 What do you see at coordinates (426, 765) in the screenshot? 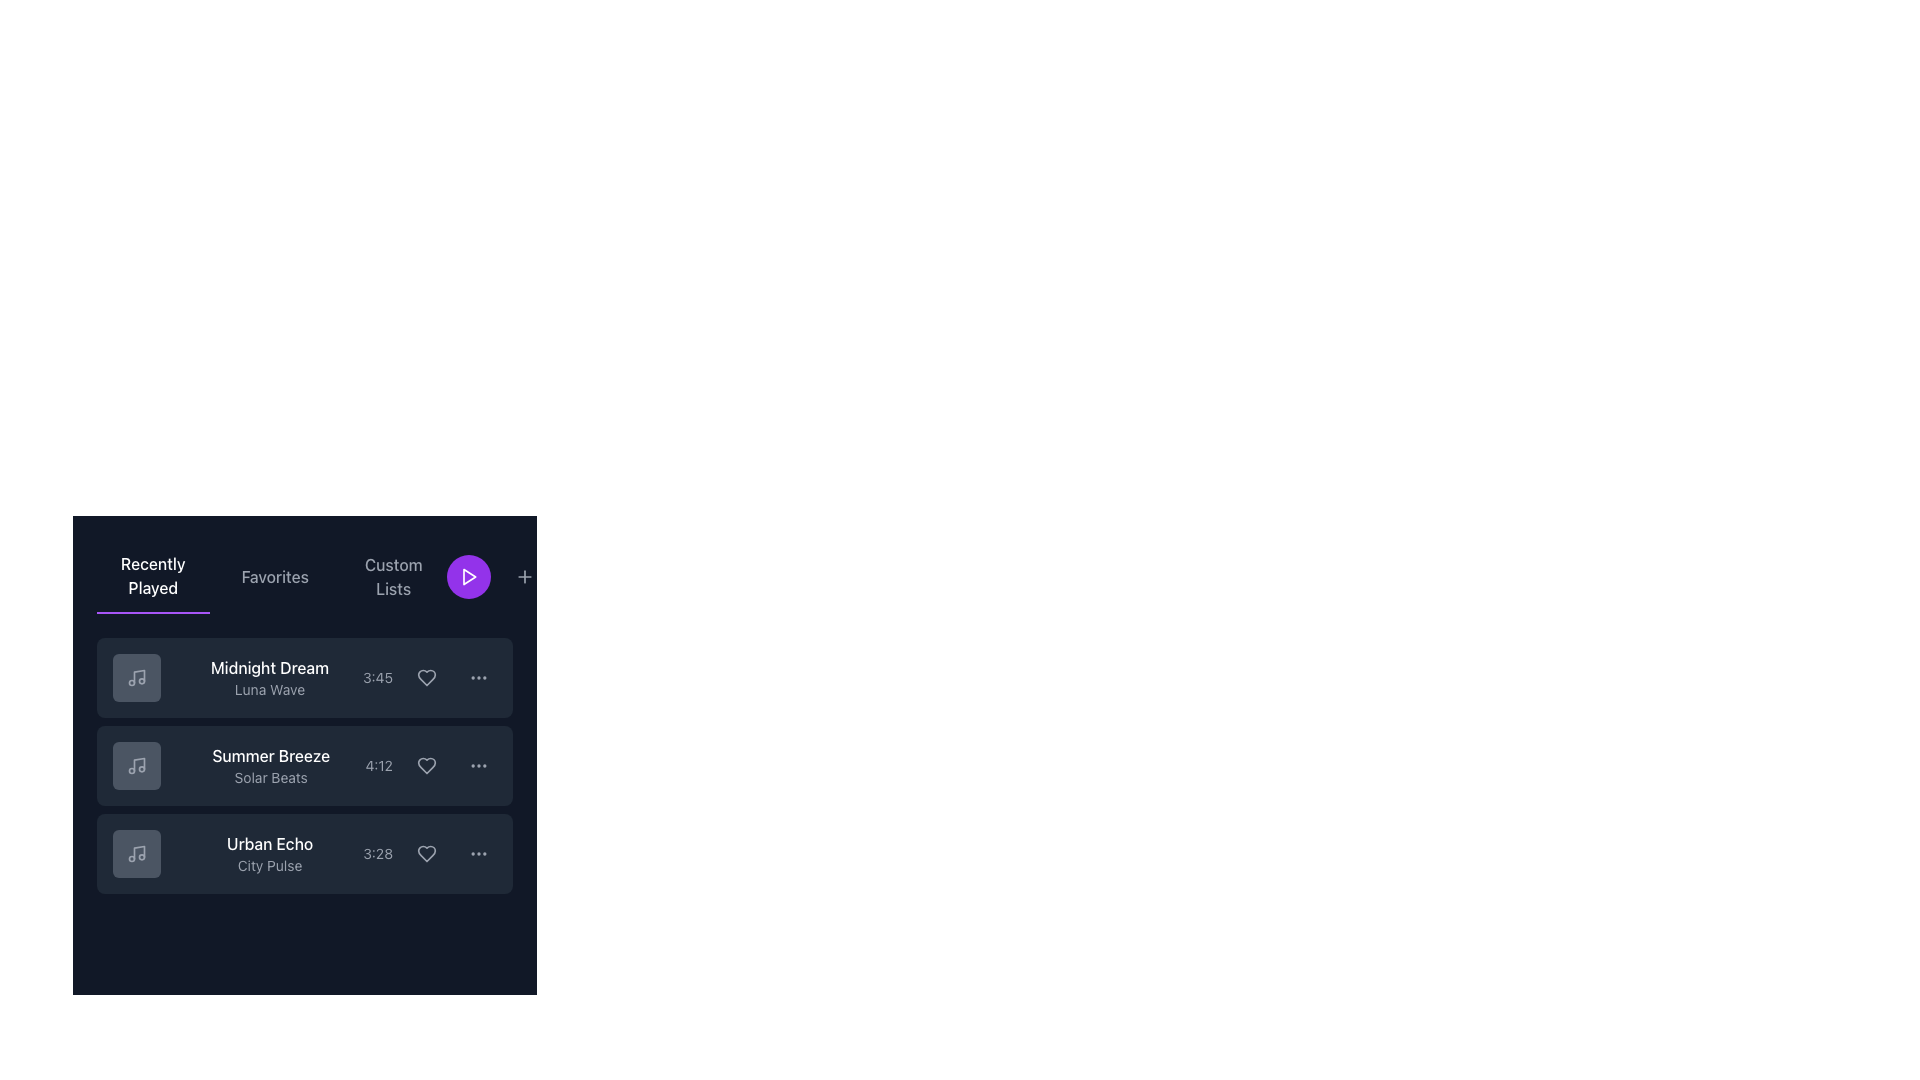
I see `the icon button to the right of the song title 'Summer Breeze' by Solar Beats to change its appearance` at bounding box center [426, 765].